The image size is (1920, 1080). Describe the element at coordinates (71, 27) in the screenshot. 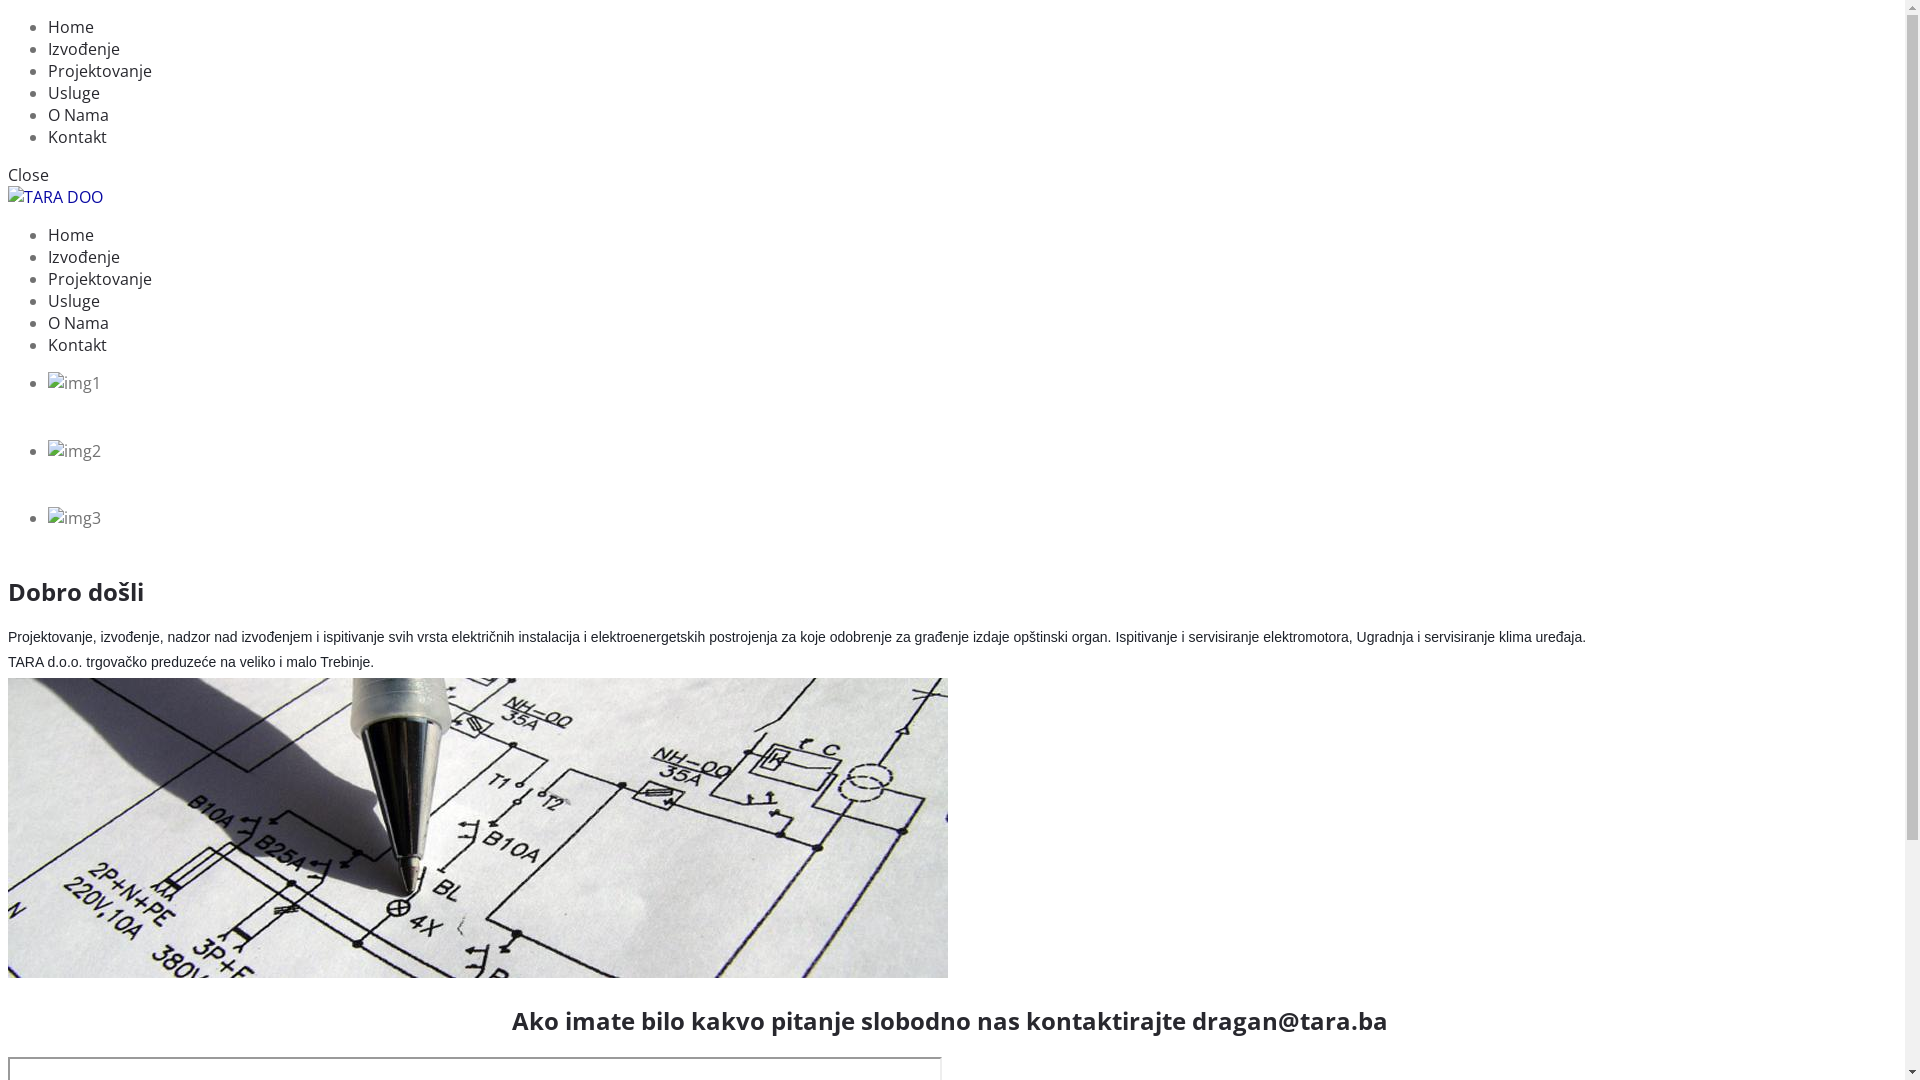

I see `'Home'` at that location.